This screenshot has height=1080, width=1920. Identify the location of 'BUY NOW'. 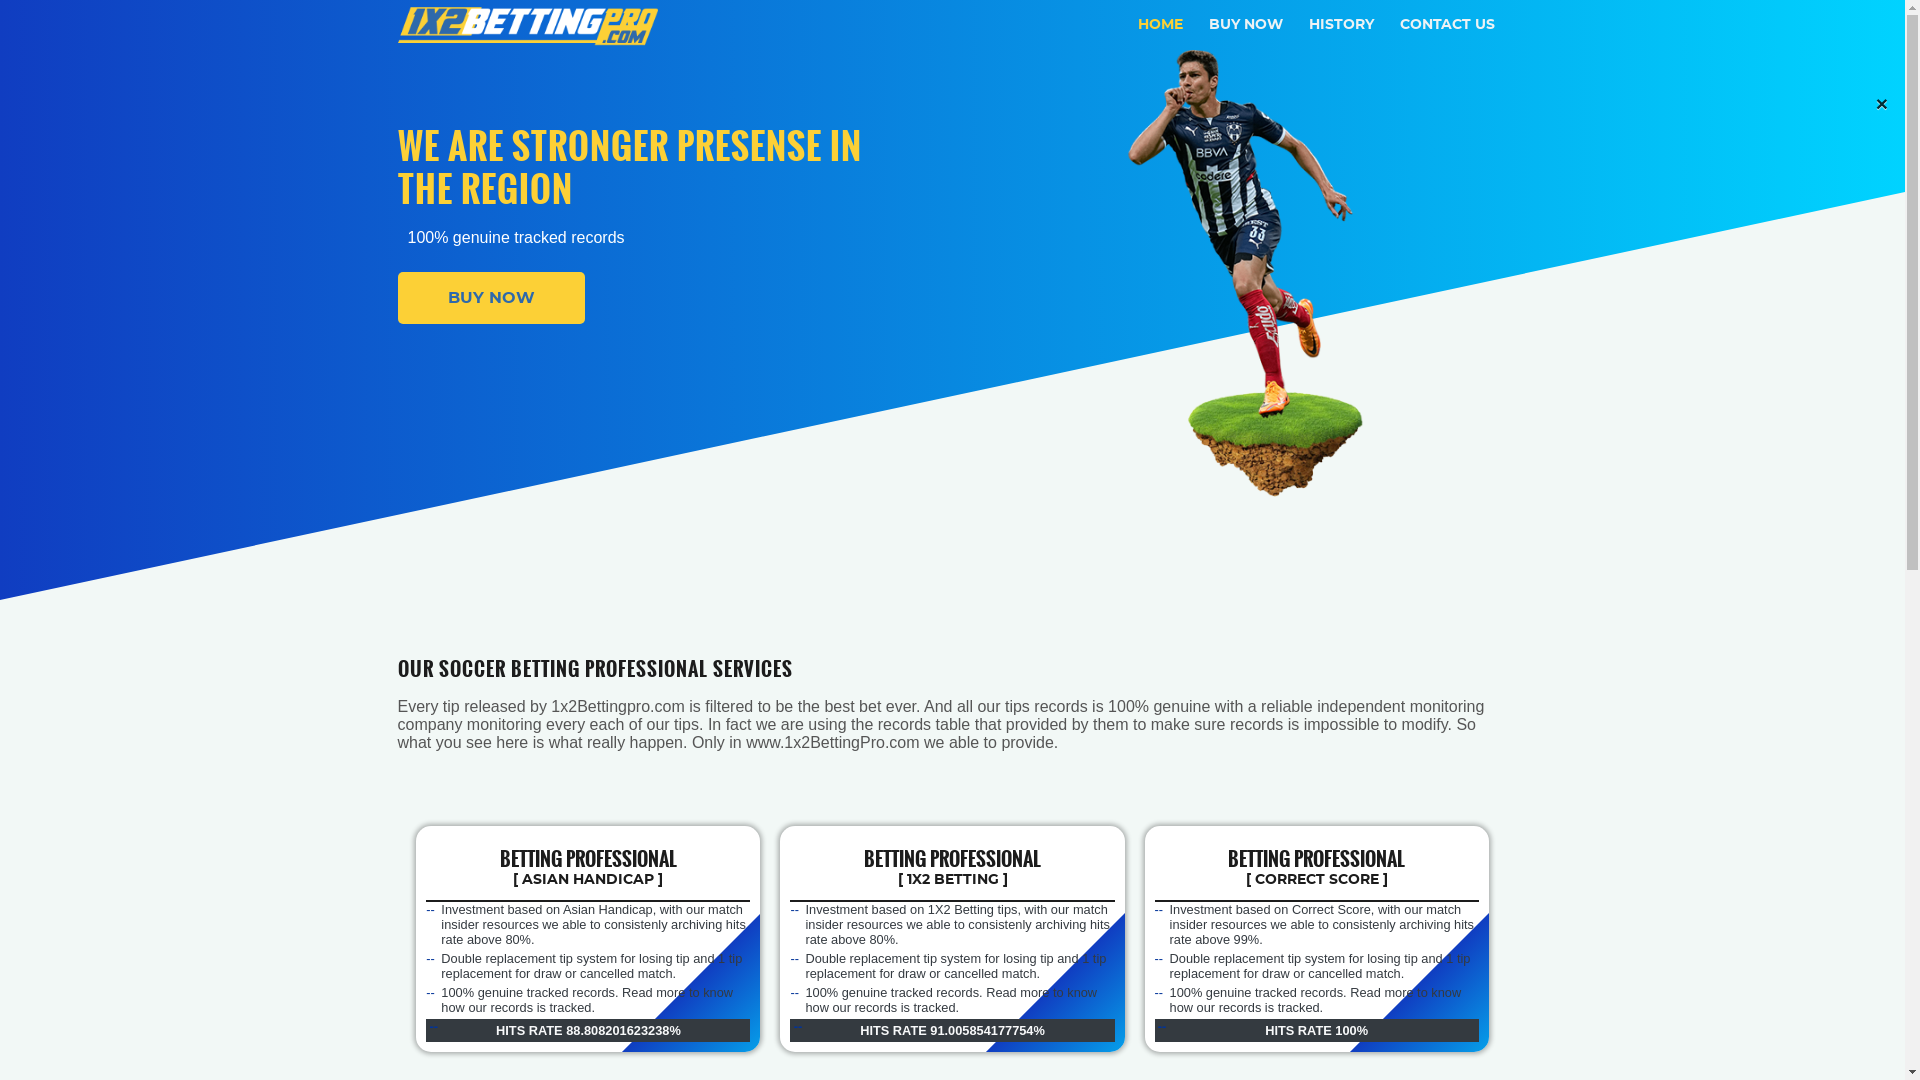
(1243, 24).